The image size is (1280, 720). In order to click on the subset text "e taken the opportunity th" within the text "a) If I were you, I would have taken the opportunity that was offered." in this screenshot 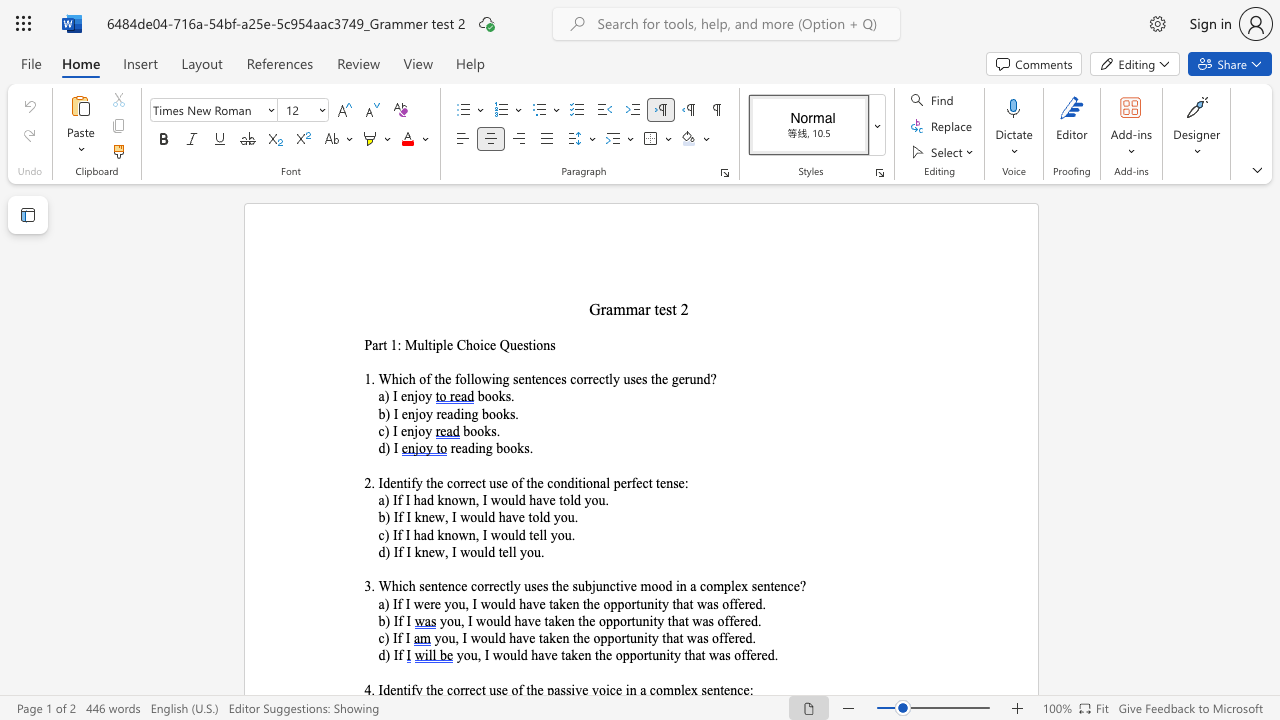, I will do `click(539, 603)`.